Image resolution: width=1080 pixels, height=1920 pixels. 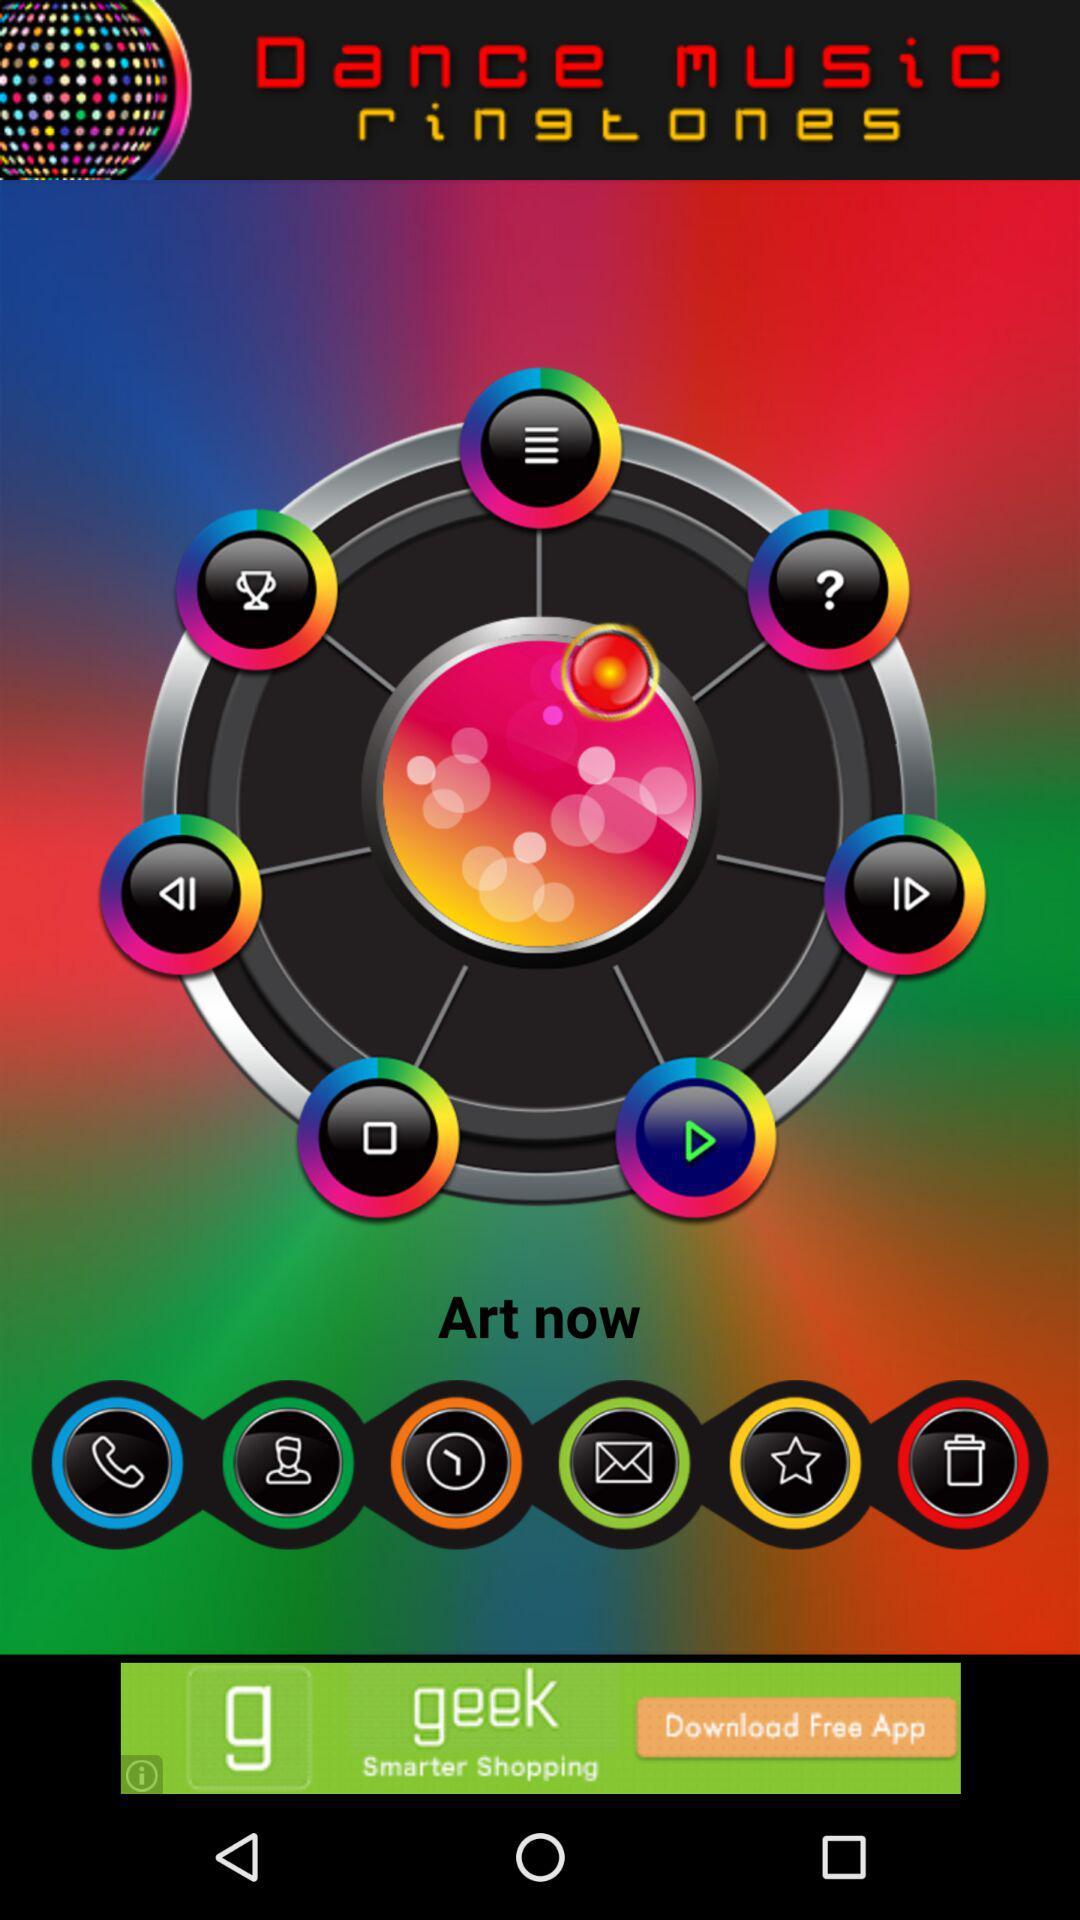 What do you see at coordinates (623, 1566) in the screenshot?
I see `the email icon` at bounding box center [623, 1566].